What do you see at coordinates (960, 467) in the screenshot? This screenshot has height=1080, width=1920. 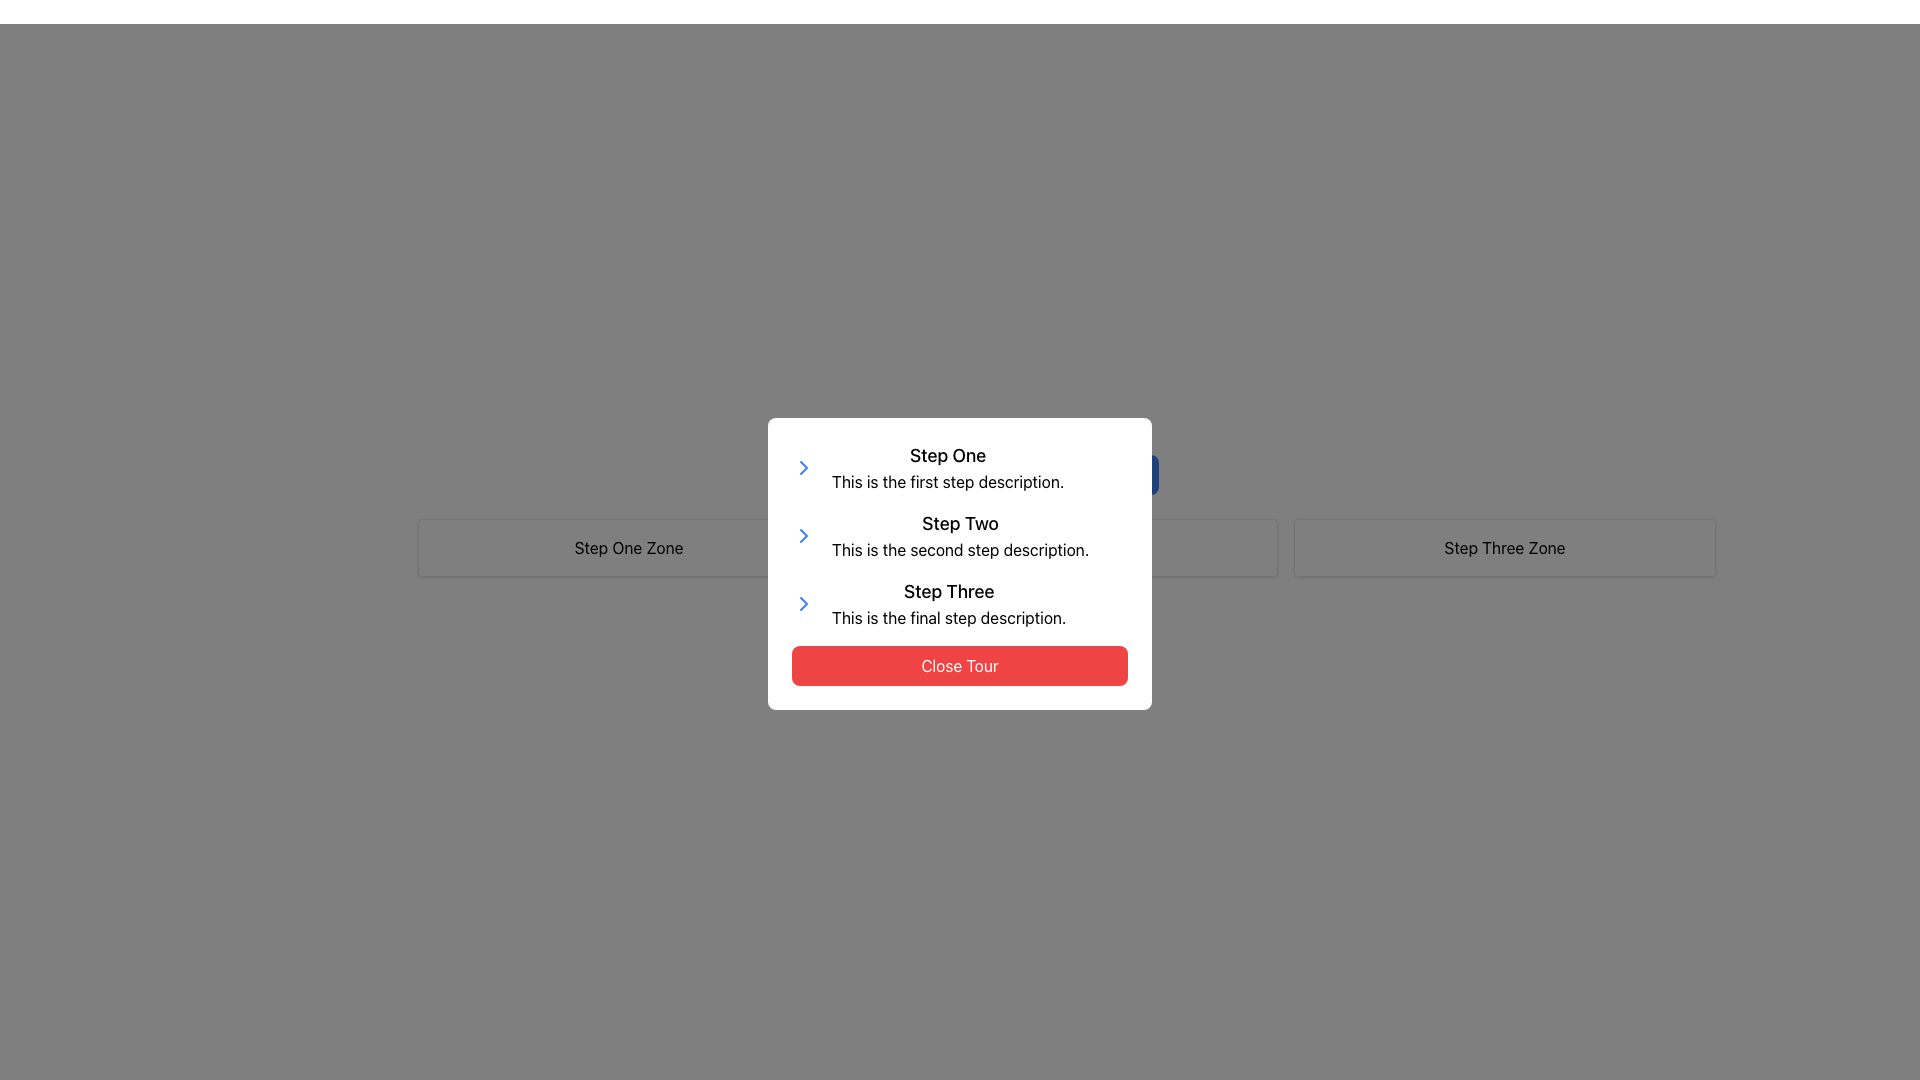 I see `the first Text block with accompanying icon in the modal dialog box` at bounding box center [960, 467].